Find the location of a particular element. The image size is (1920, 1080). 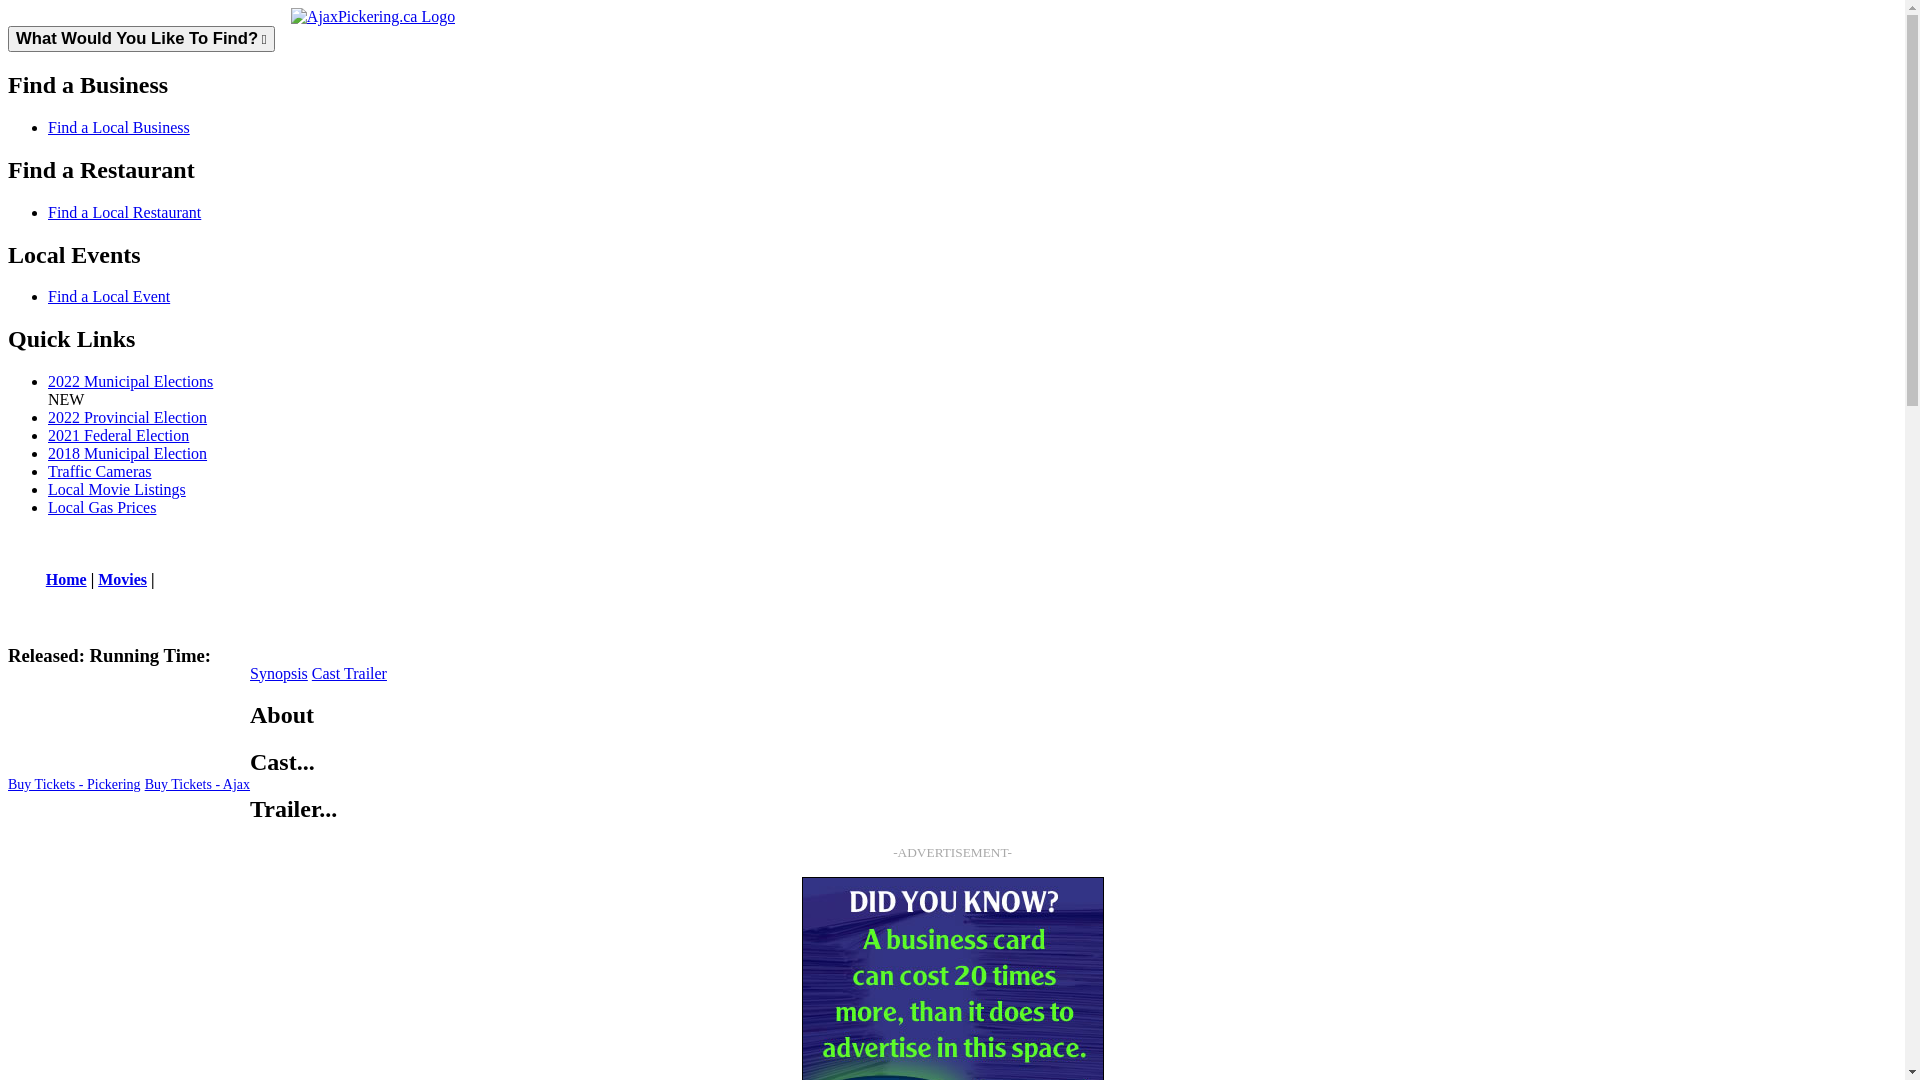

'Trailer' is located at coordinates (344, 673).